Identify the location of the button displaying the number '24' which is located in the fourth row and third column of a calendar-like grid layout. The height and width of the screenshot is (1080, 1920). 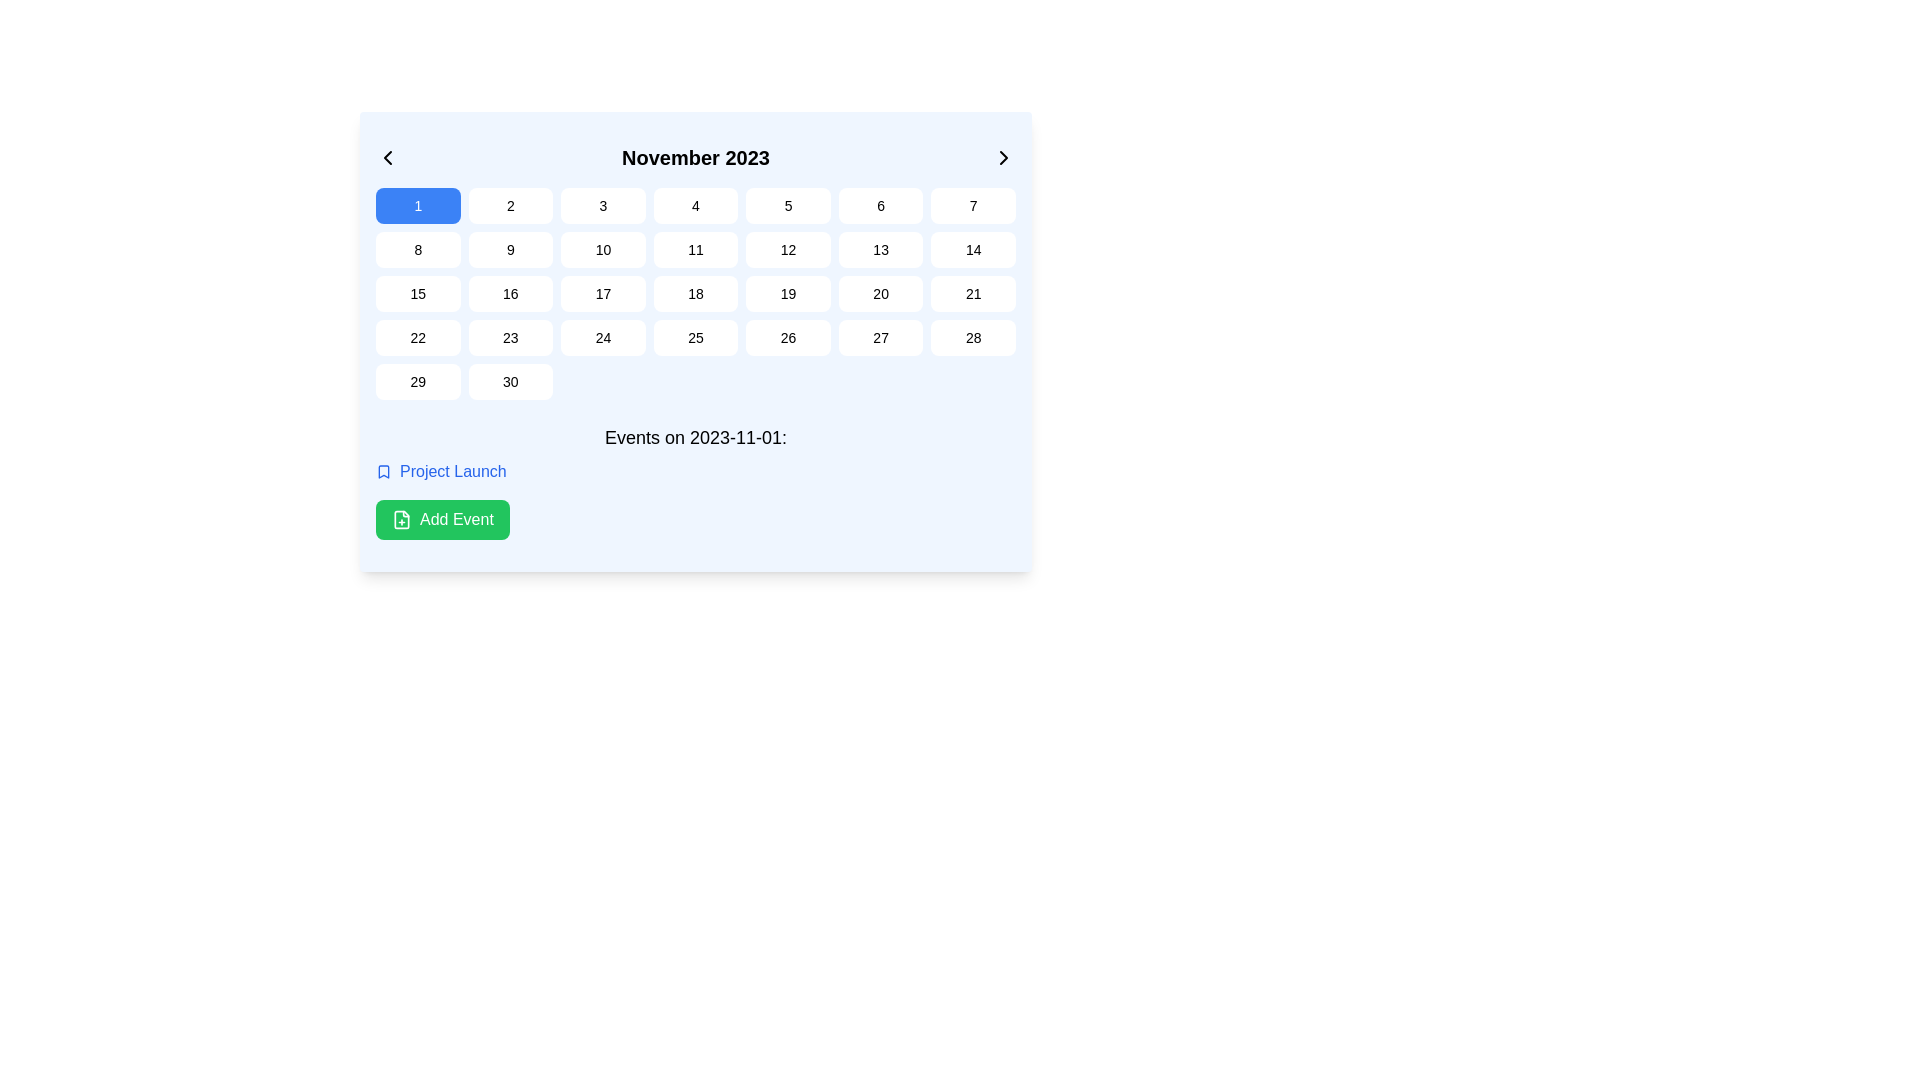
(602, 337).